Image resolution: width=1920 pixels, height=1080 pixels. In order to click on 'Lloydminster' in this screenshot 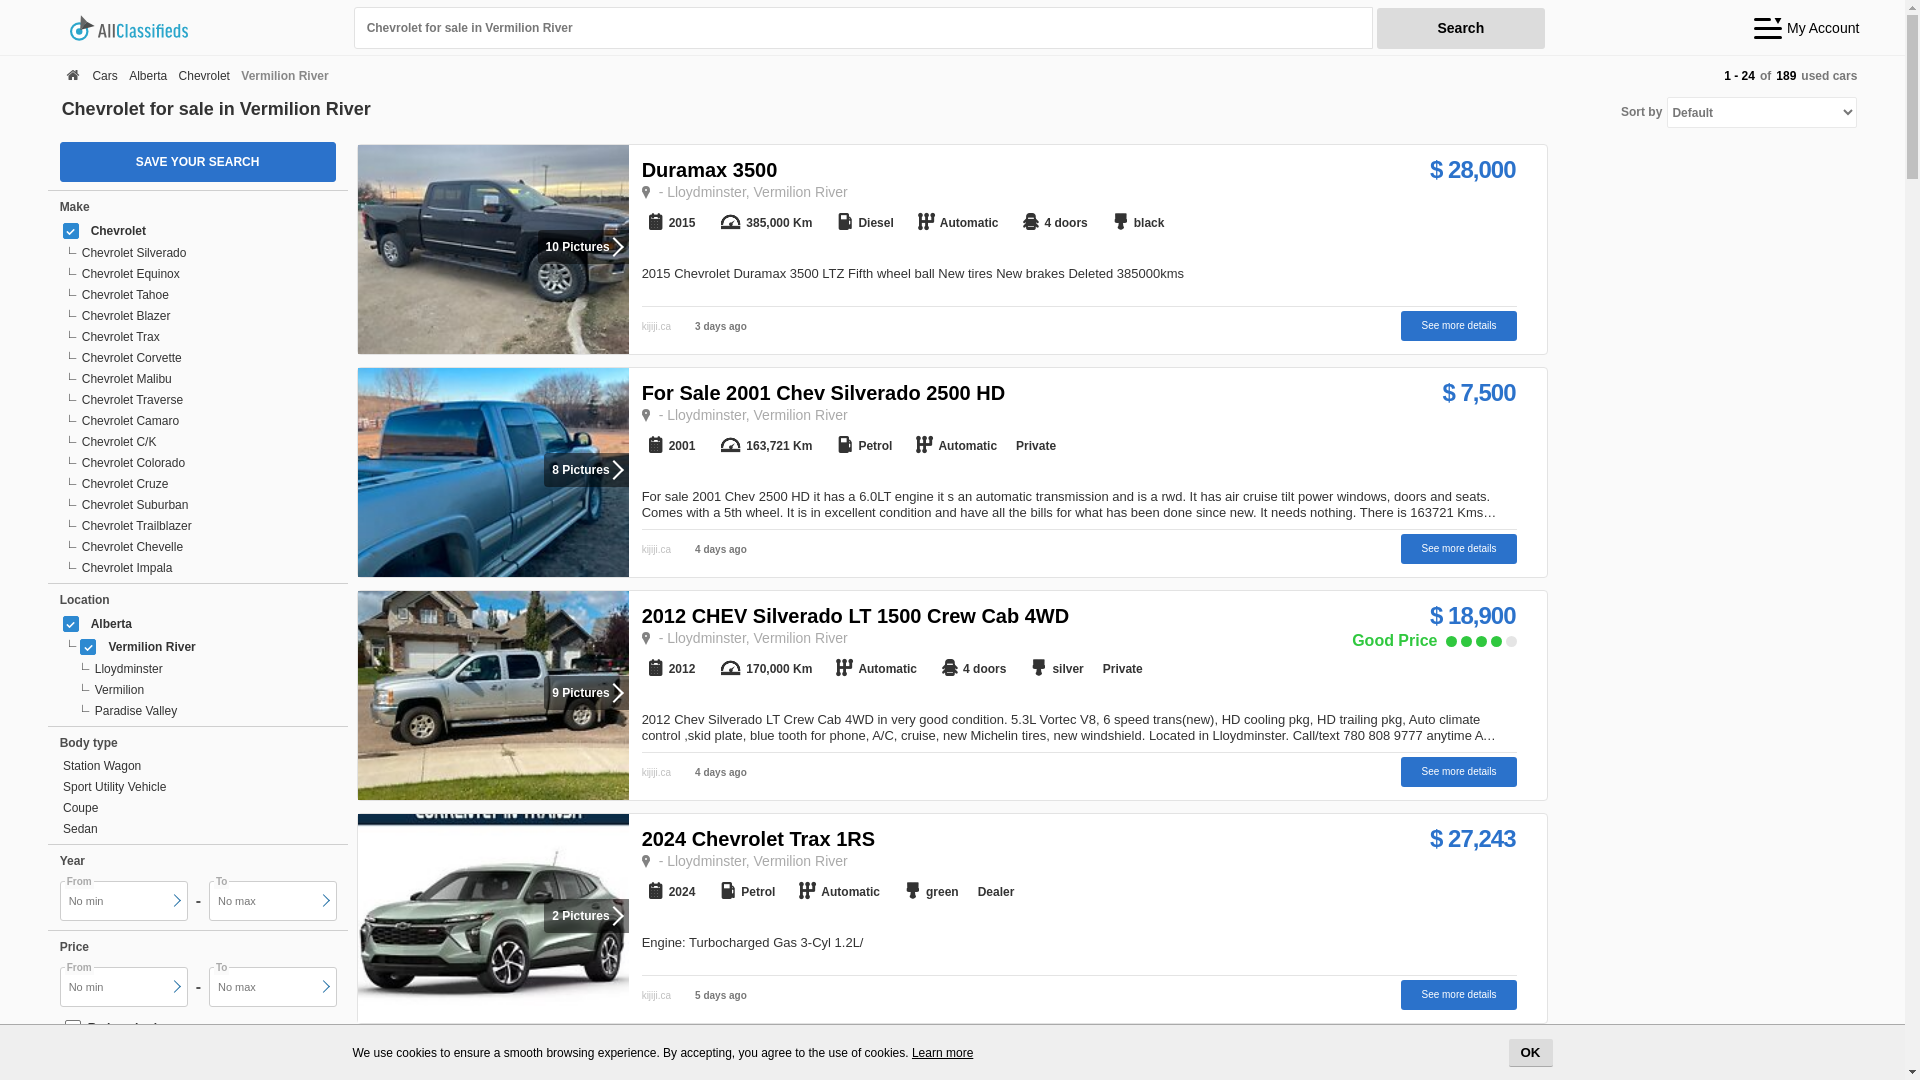, I will do `click(207, 669)`.